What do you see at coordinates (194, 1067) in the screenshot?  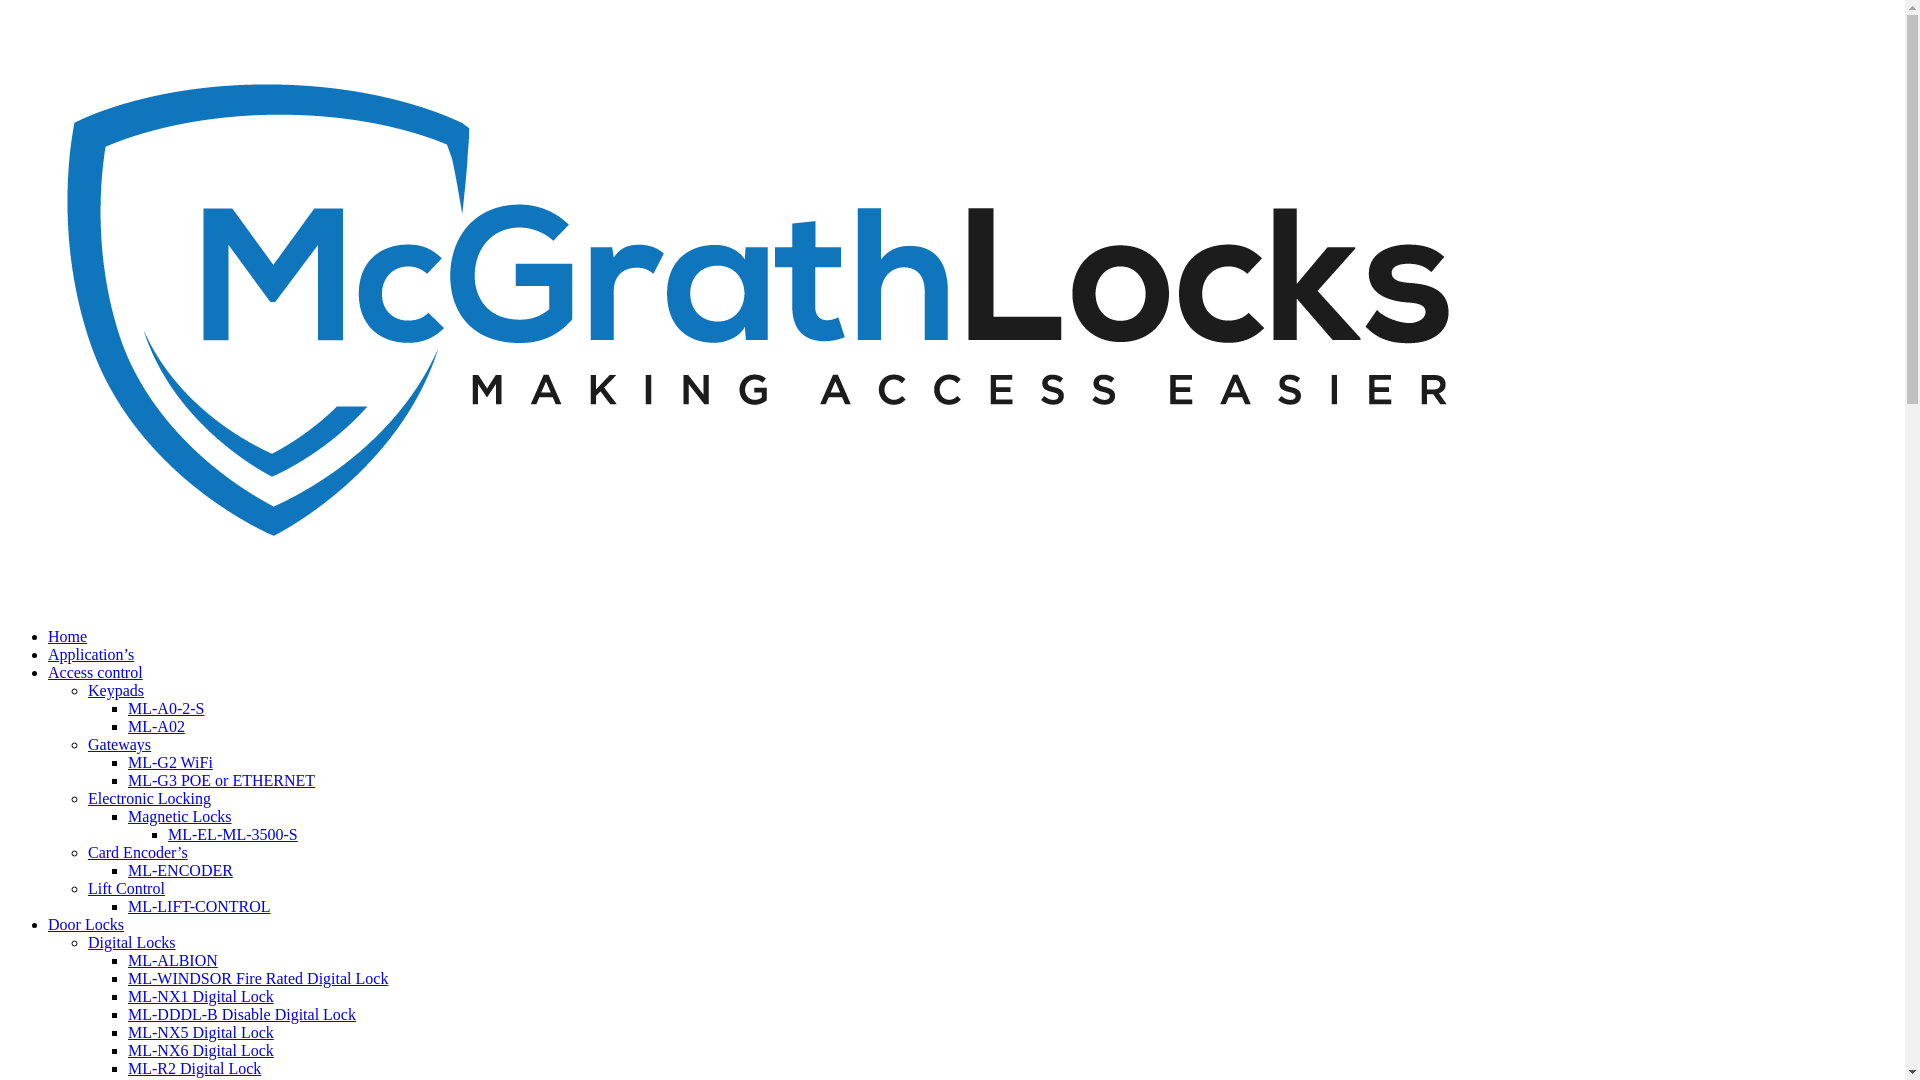 I see `'ML-R2 Digital Lock'` at bounding box center [194, 1067].